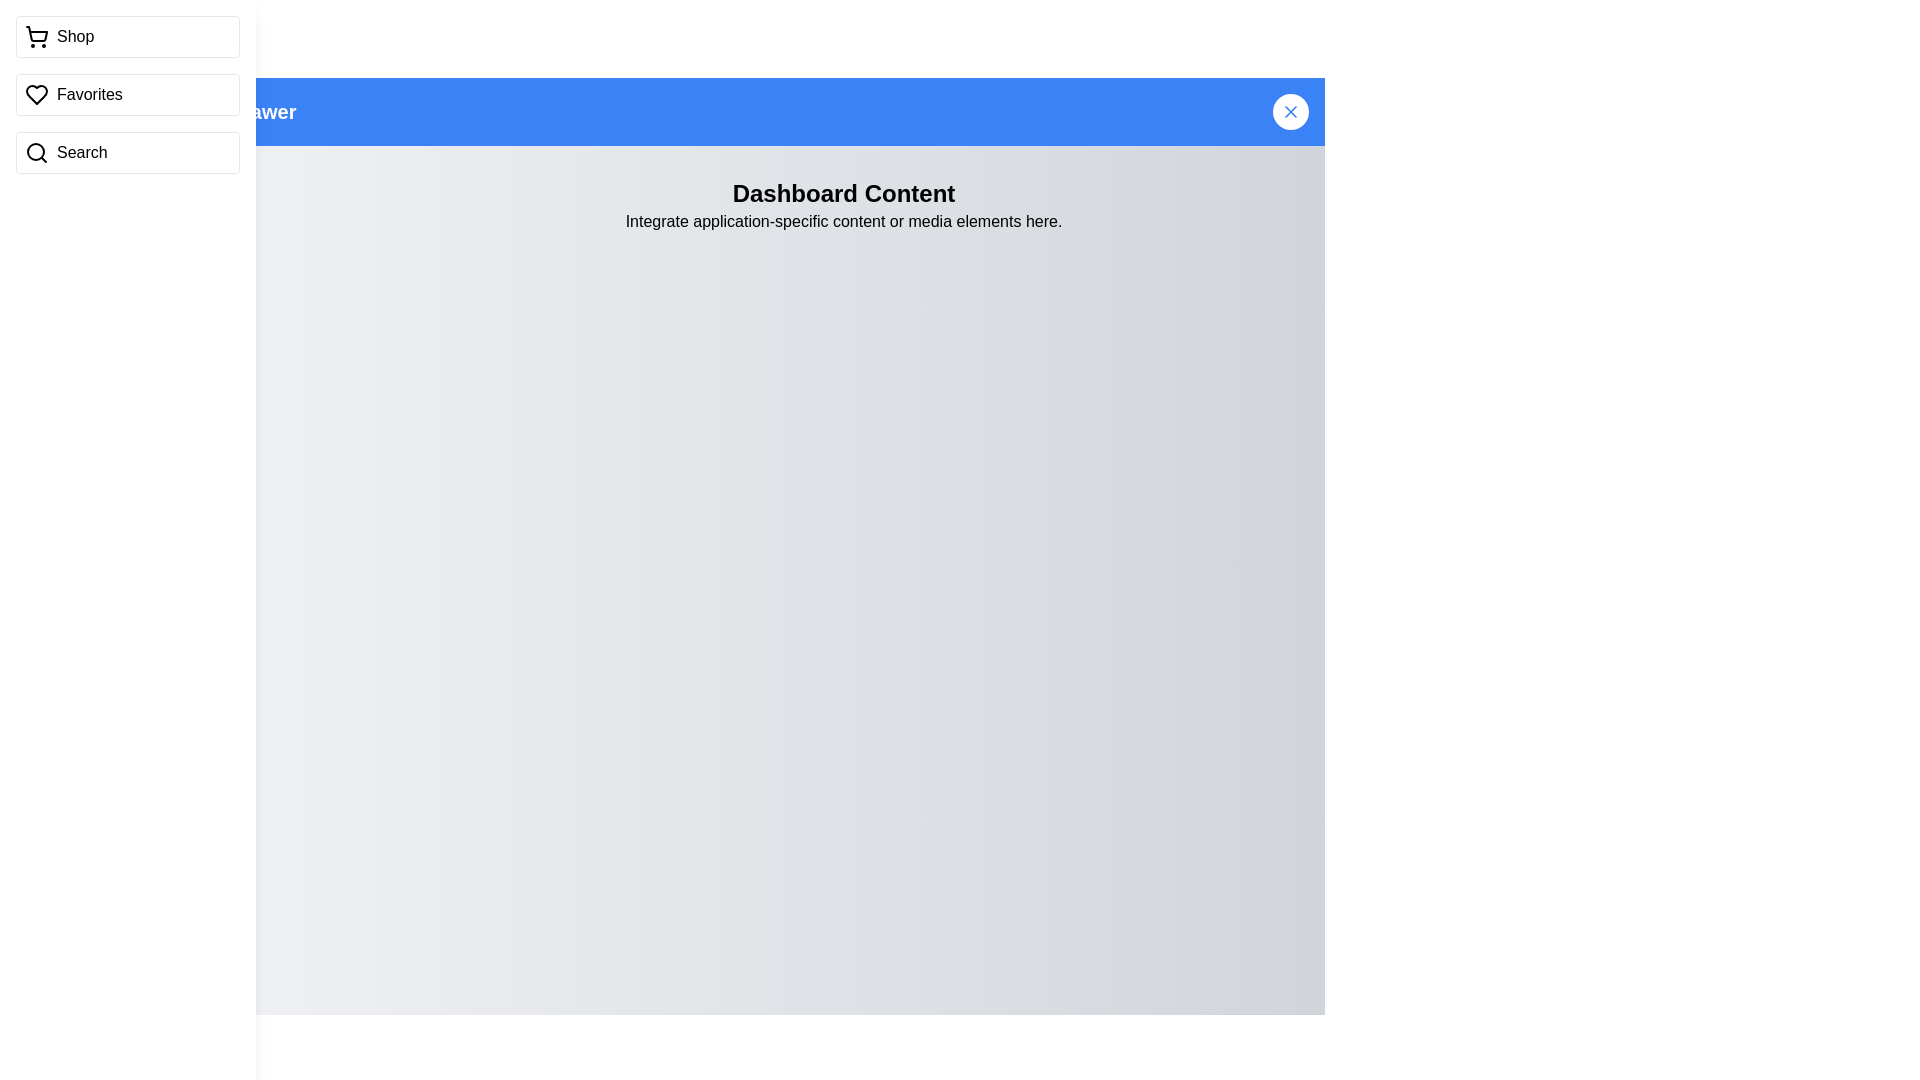 The image size is (1920, 1080). What do you see at coordinates (844, 222) in the screenshot?
I see `text label that says 'Integrate application-specific content or media elements here.' which is located below the 'Dashboard Content' title in the central panel area` at bounding box center [844, 222].